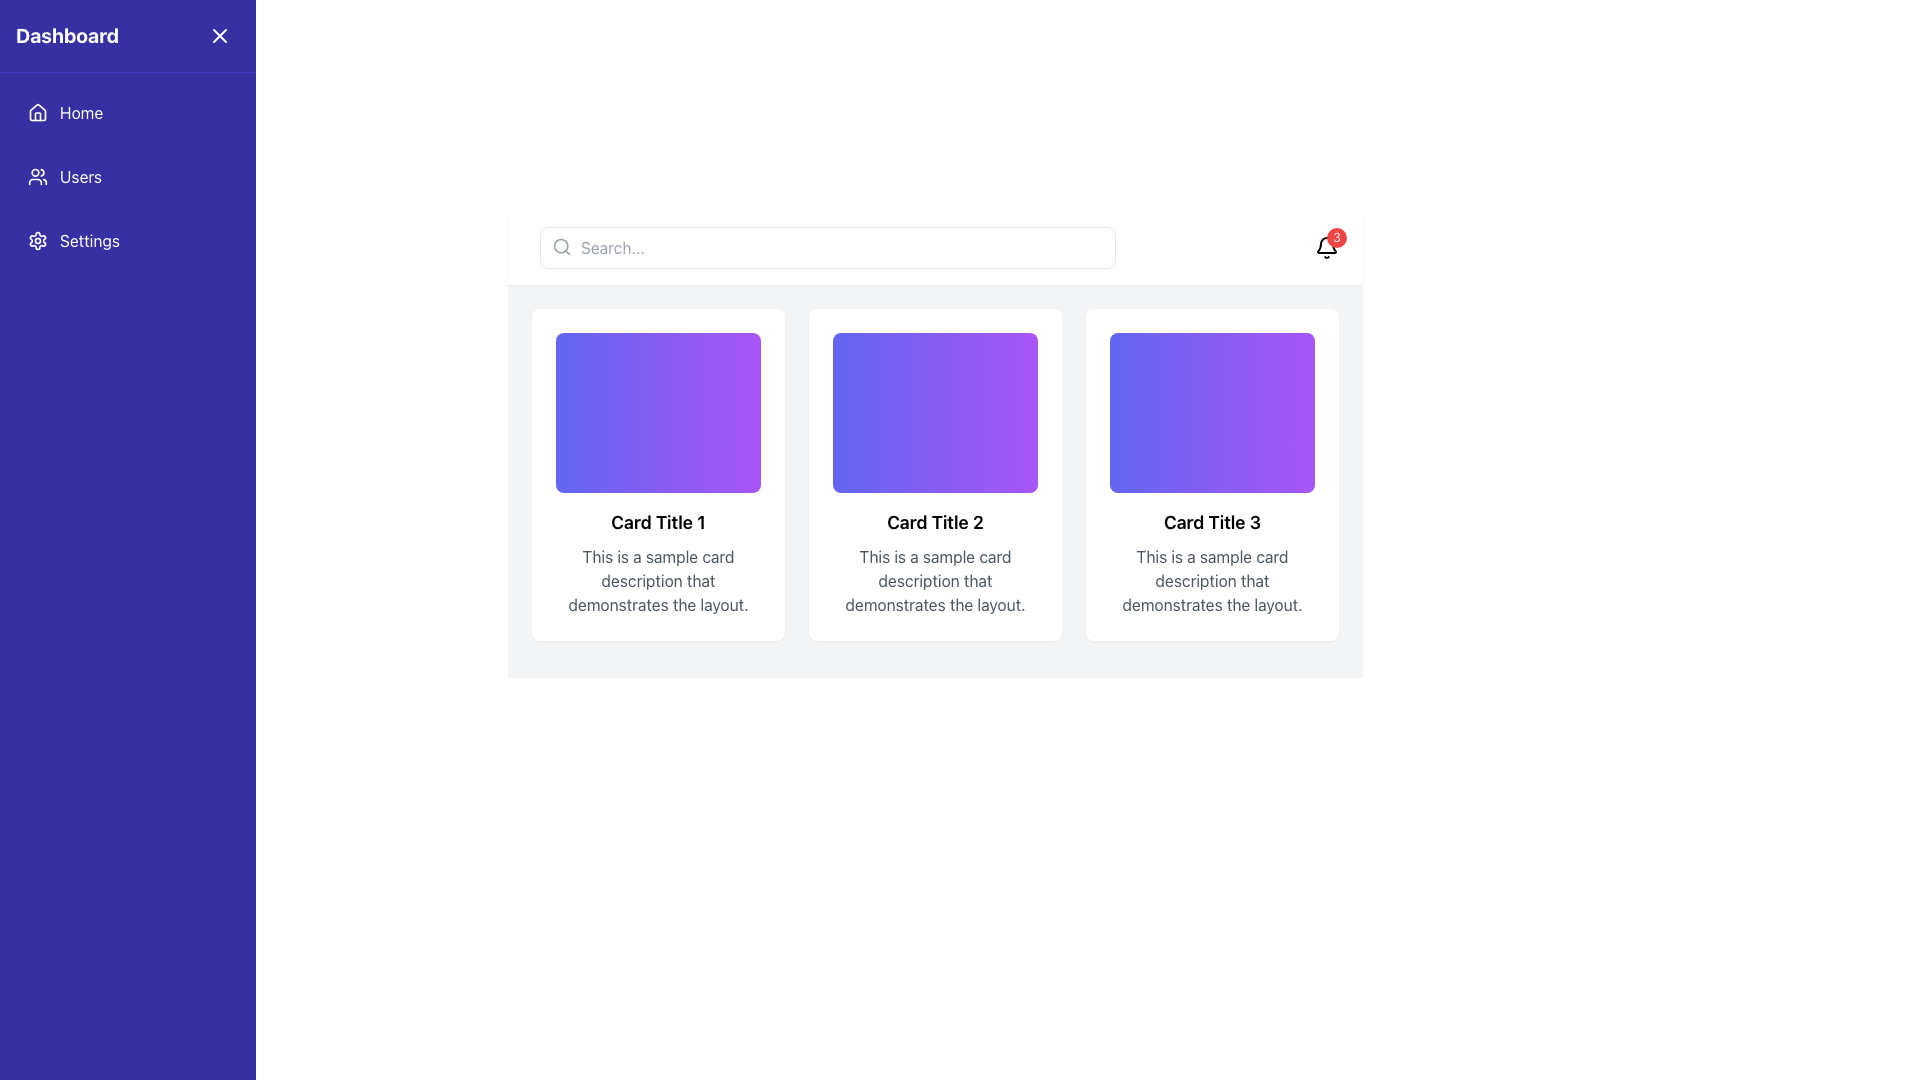  What do you see at coordinates (658, 474) in the screenshot?
I see `the first card` at bounding box center [658, 474].